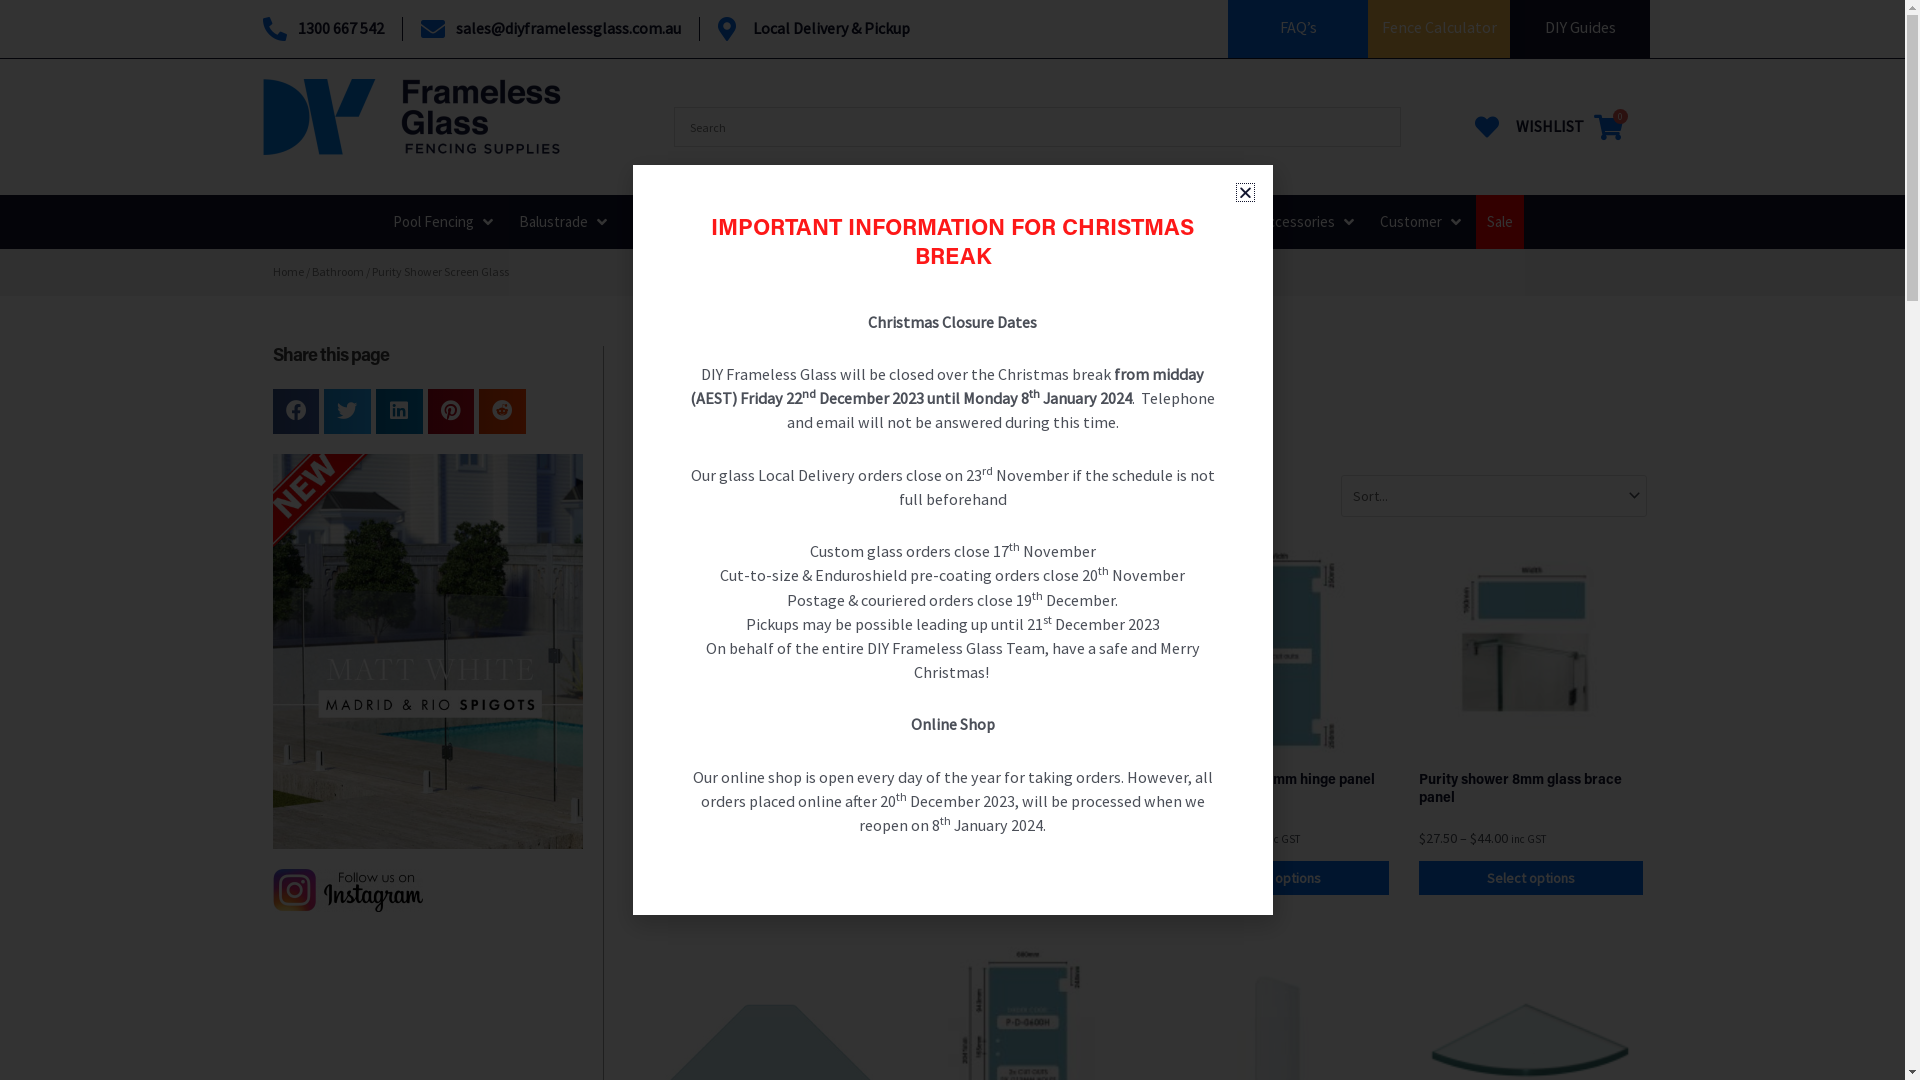 This screenshot has height=1080, width=1920. What do you see at coordinates (552, 222) in the screenshot?
I see `'Balustrade'` at bounding box center [552, 222].